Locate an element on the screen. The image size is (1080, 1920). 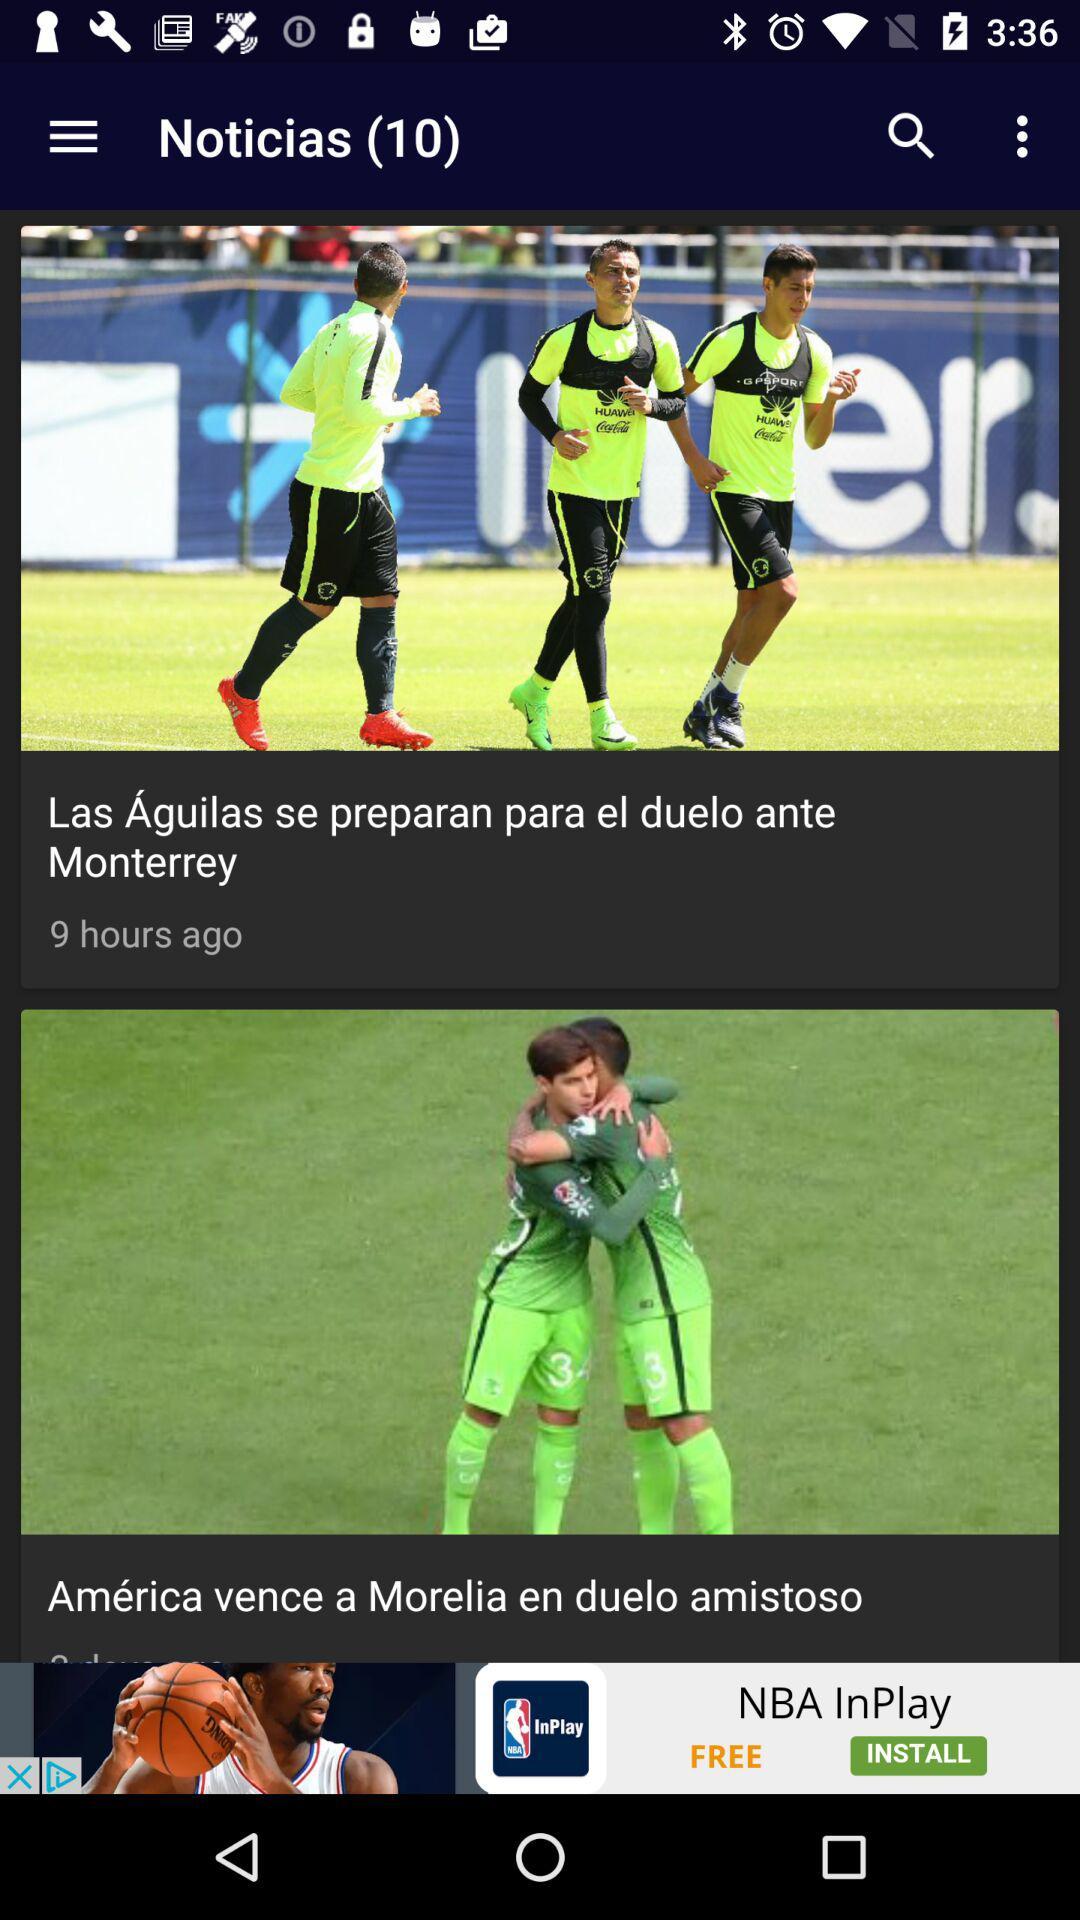
see advertisement is located at coordinates (540, 1727).